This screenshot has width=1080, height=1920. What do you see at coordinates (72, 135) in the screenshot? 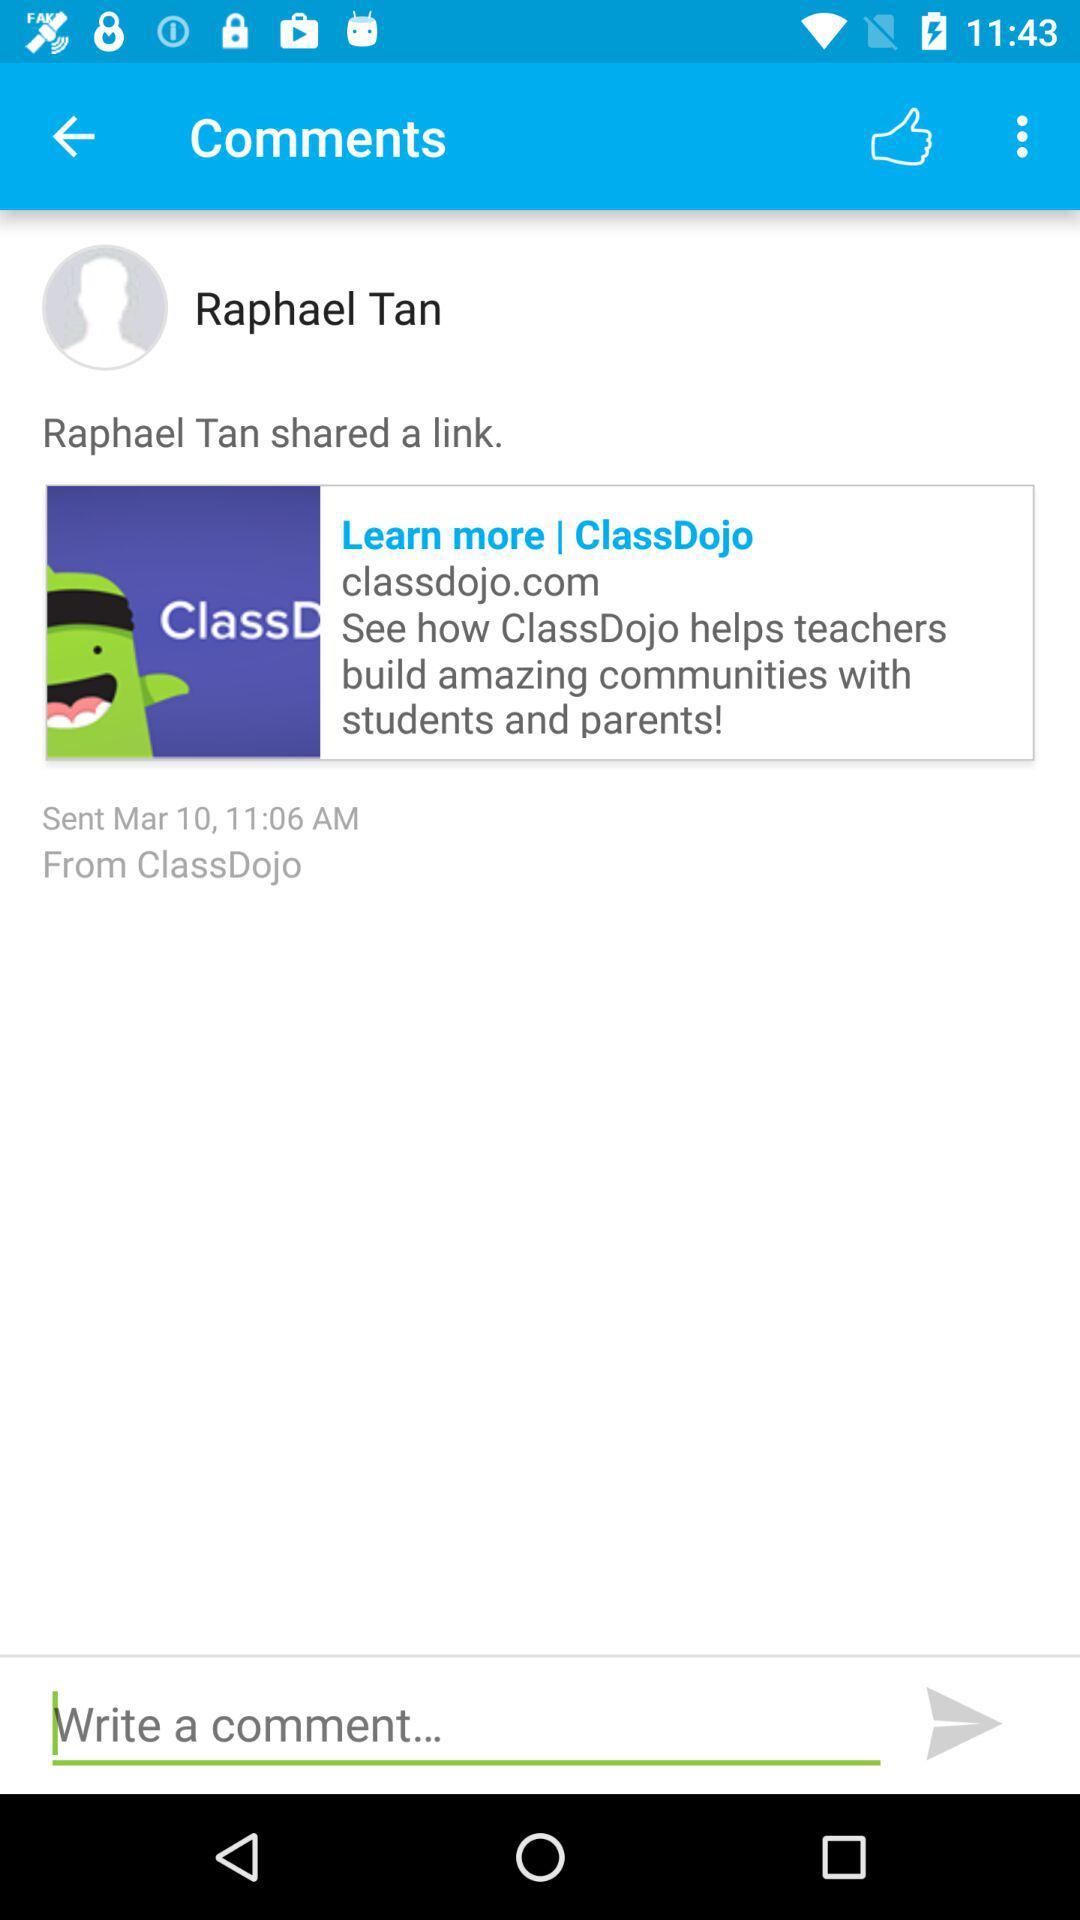
I see `item to the left of comments` at bounding box center [72, 135].